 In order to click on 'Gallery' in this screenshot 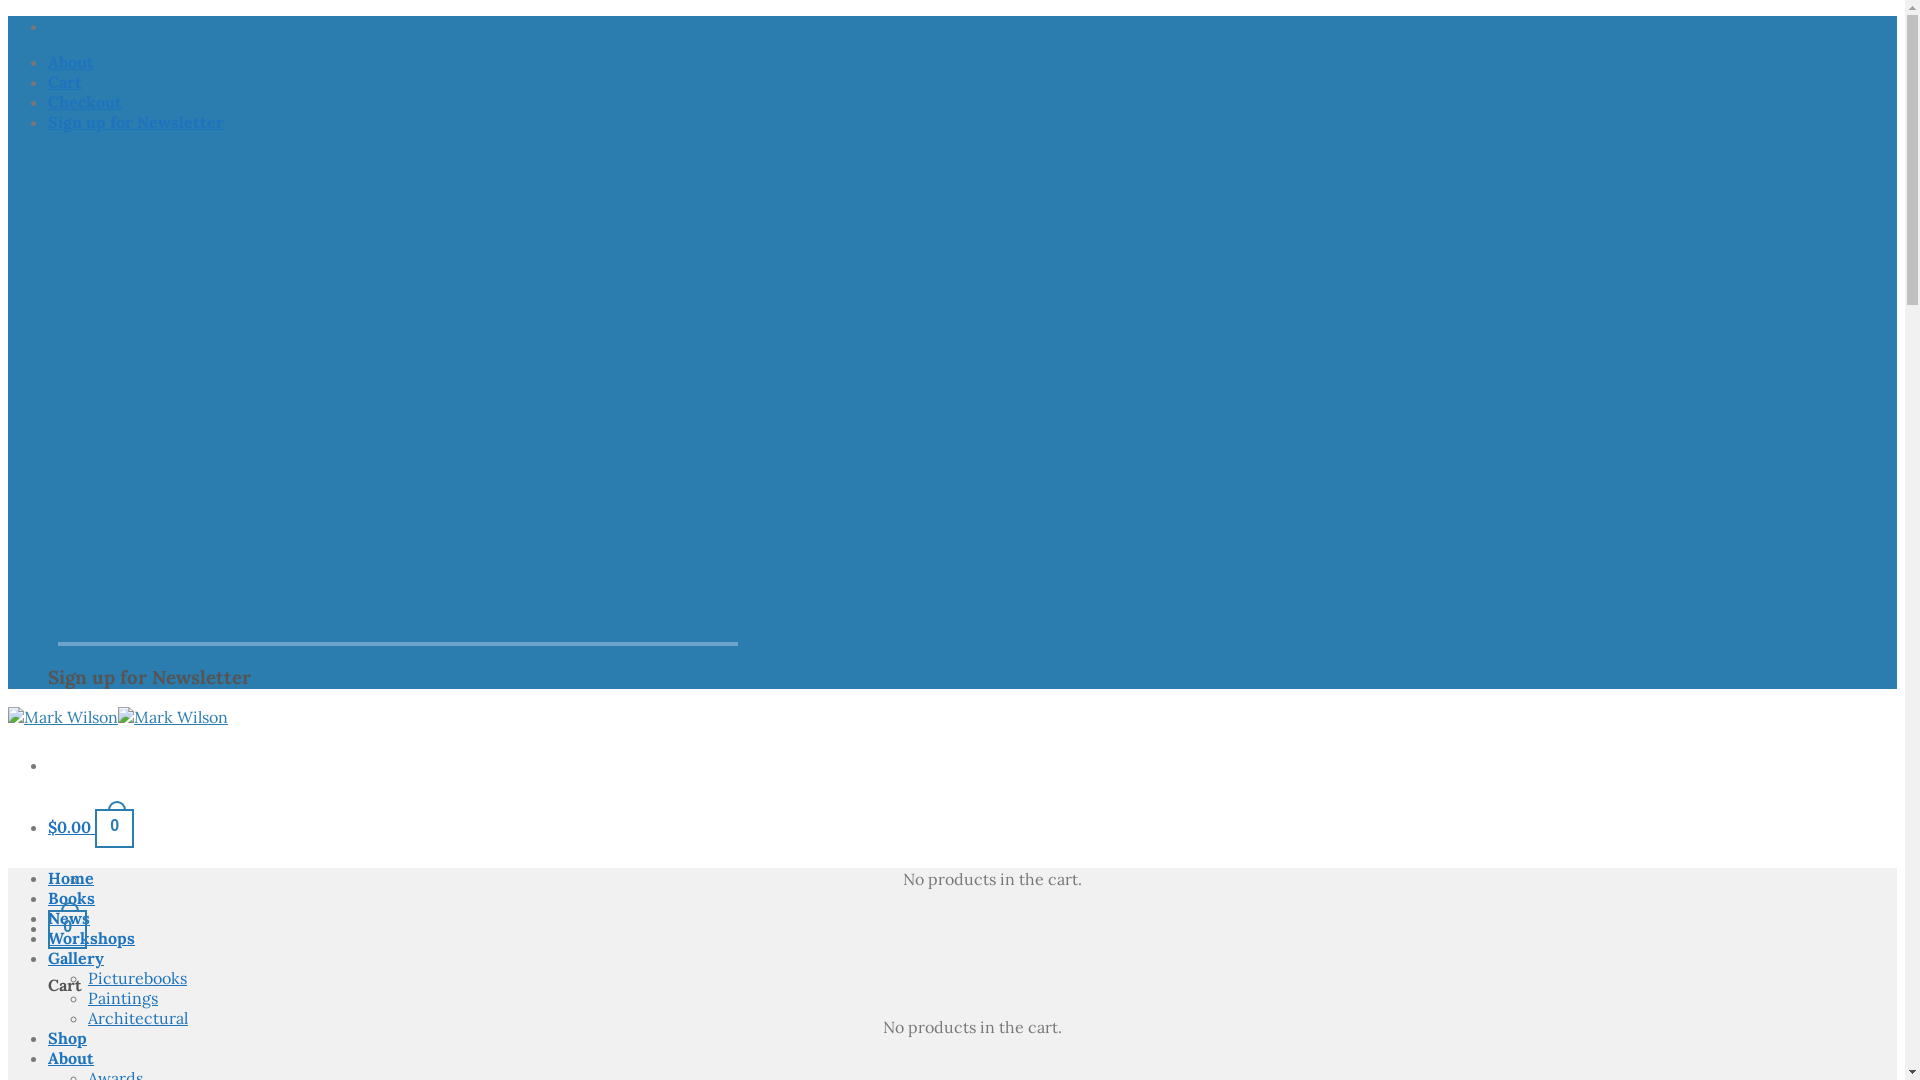, I will do `click(76, 956)`.